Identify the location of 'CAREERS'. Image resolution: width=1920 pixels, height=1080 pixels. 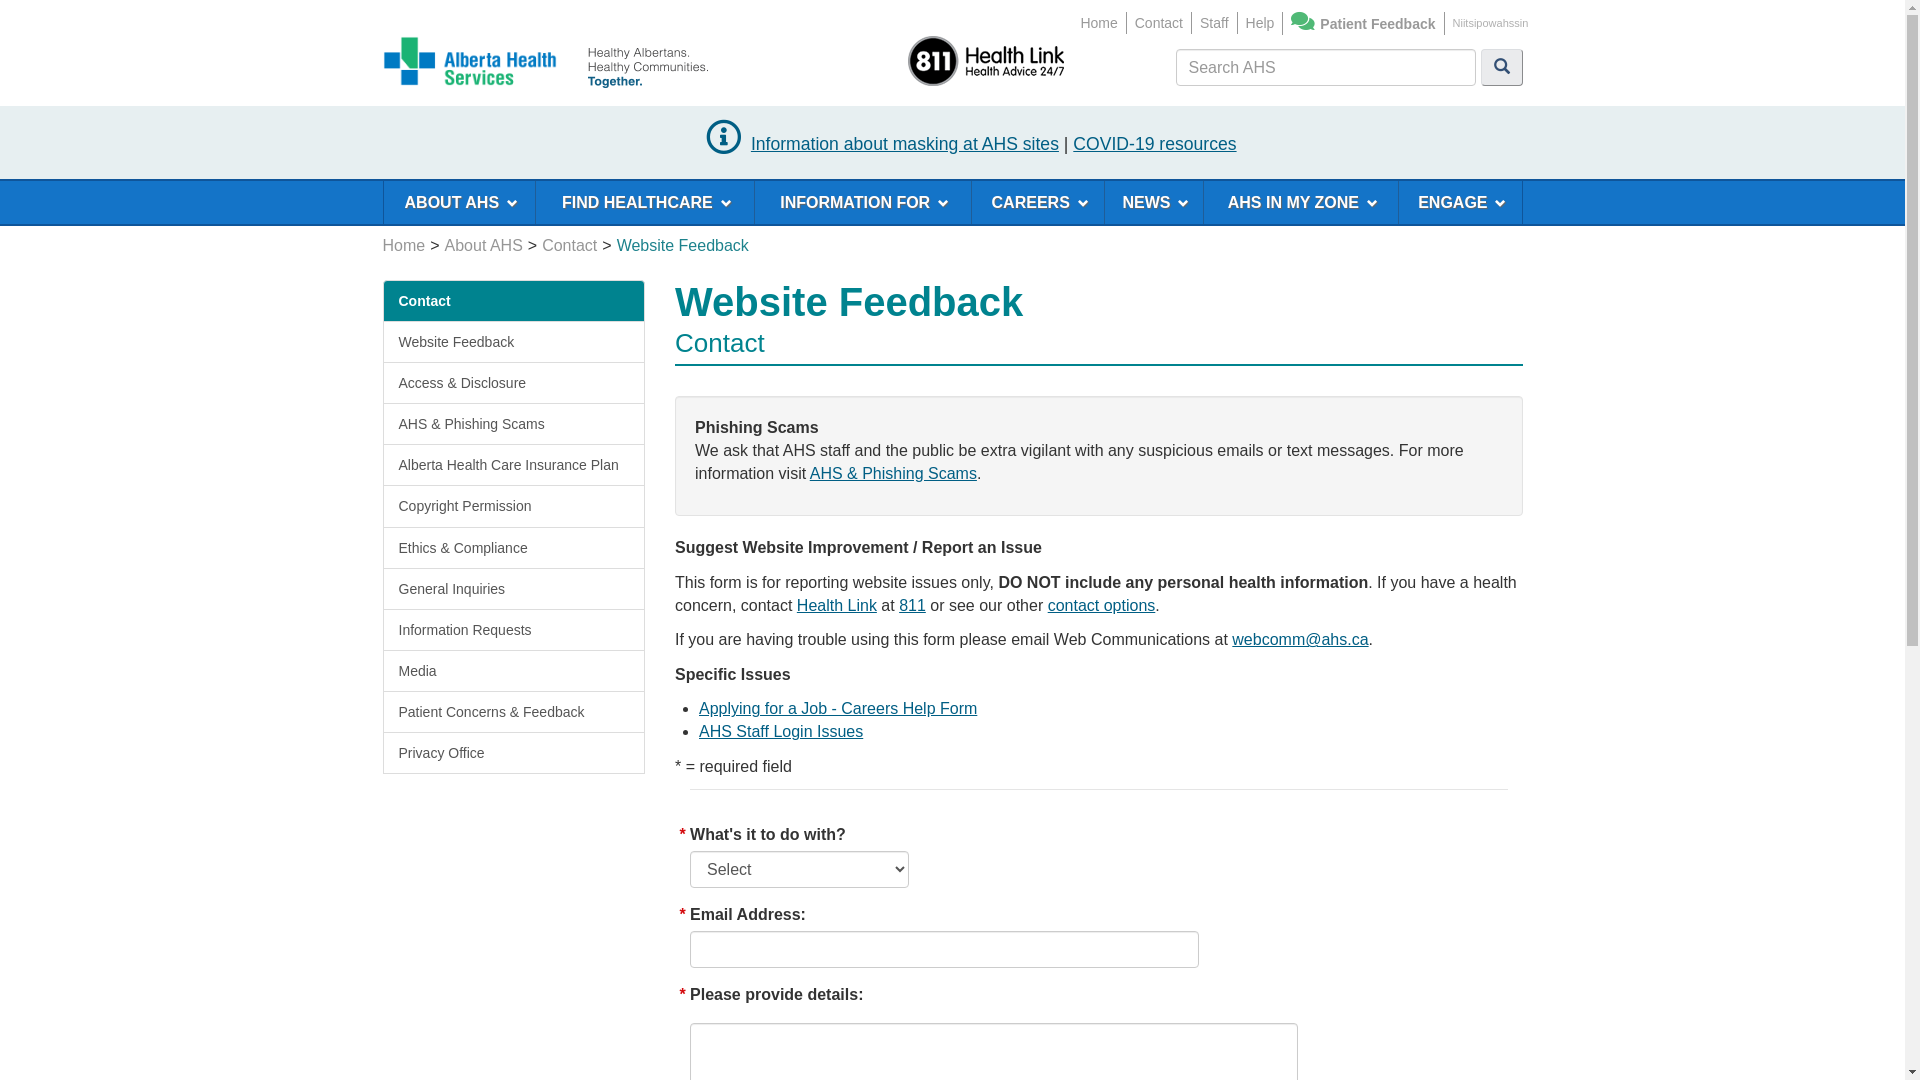
(1037, 202).